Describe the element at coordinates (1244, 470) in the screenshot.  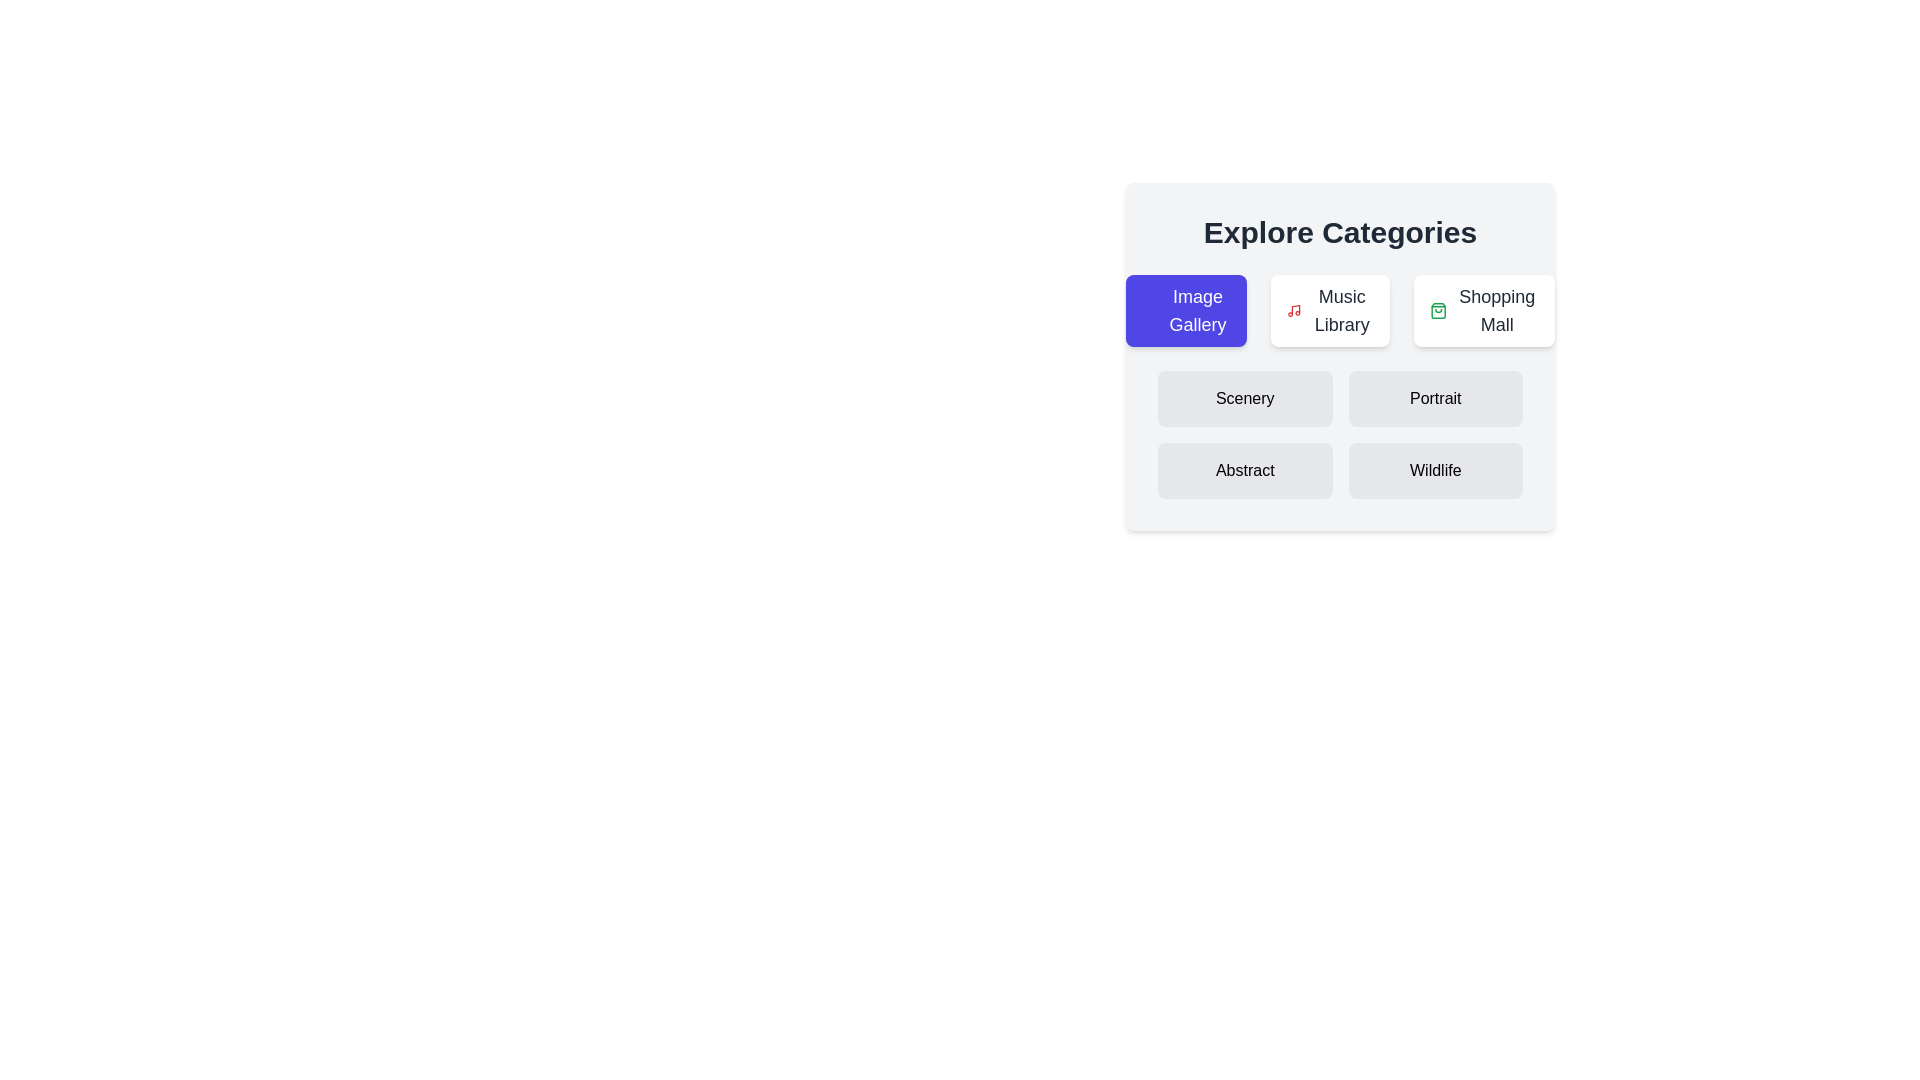
I see `the 'Abstract' button` at that location.